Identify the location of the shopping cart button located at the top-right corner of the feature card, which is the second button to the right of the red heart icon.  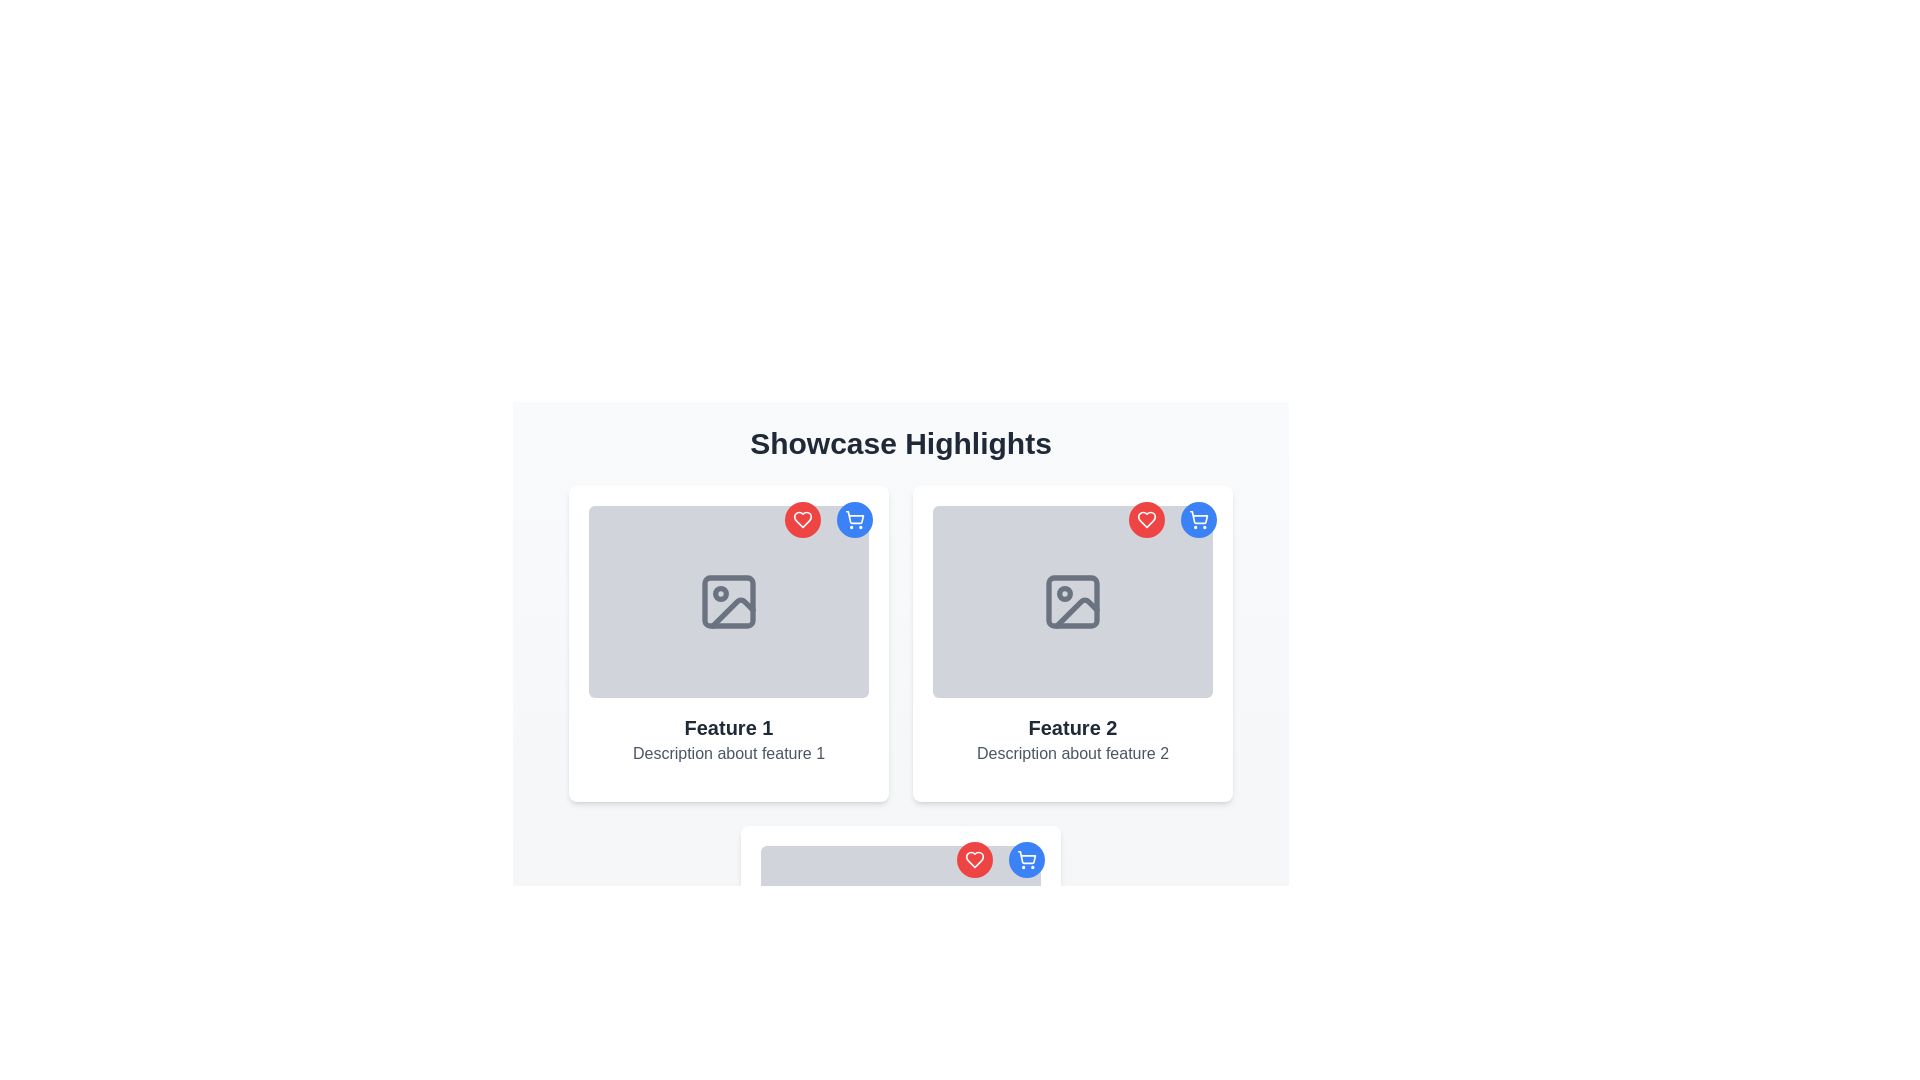
(1027, 859).